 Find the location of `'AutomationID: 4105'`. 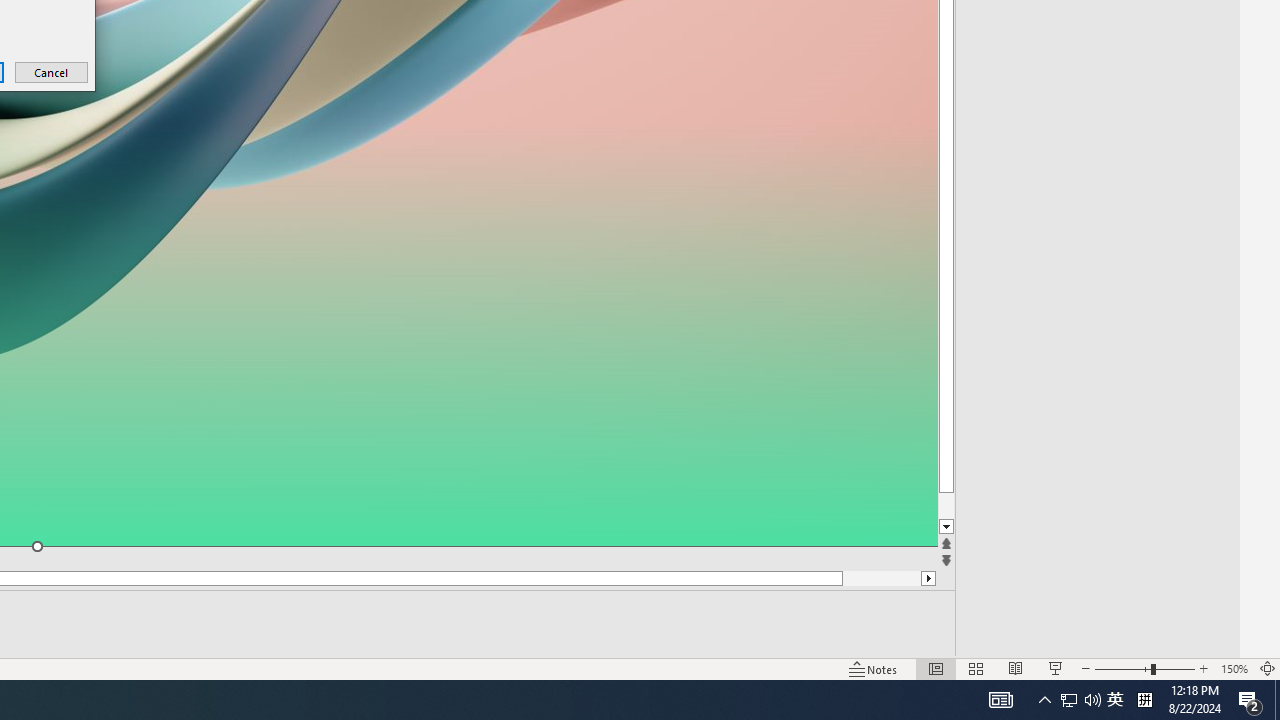

'AutomationID: 4105' is located at coordinates (1000, 698).